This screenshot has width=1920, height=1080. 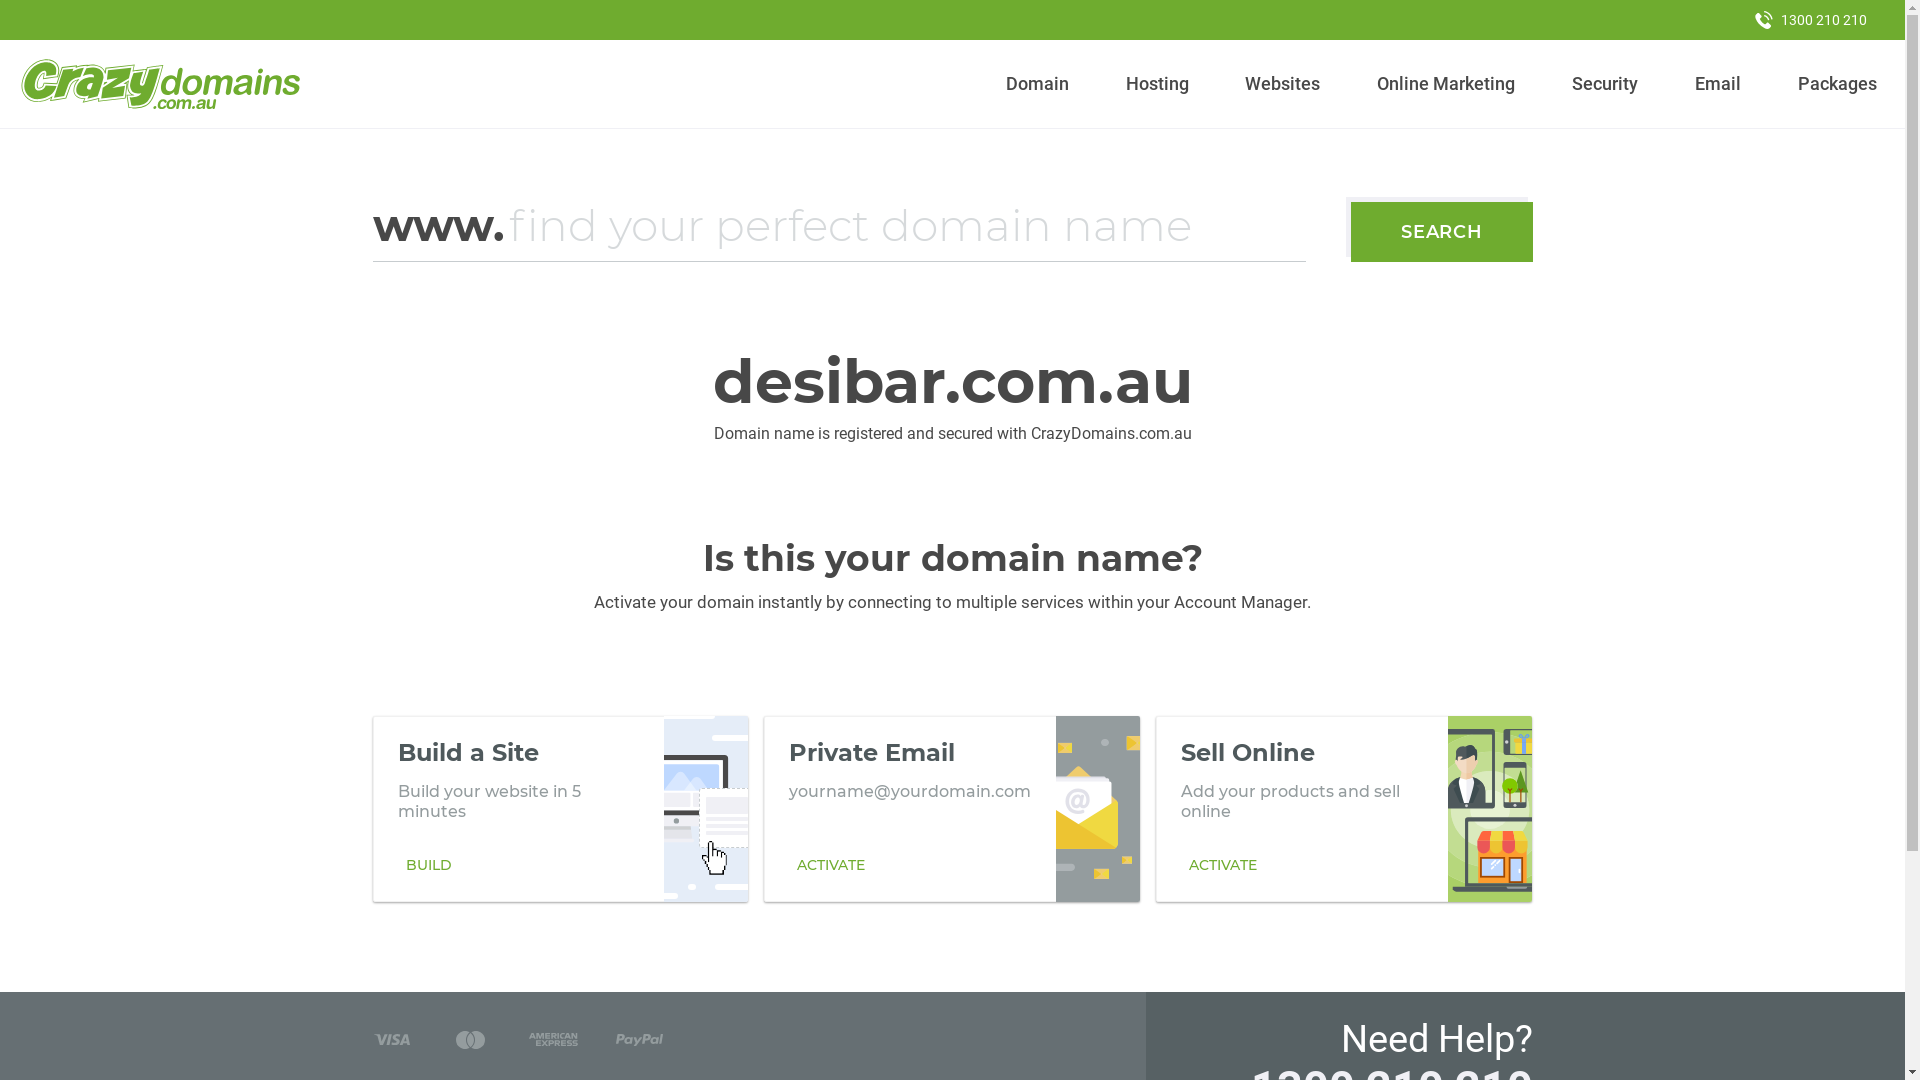 What do you see at coordinates (1236, 83) in the screenshot?
I see `'Websites'` at bounding box center [1236, 83].